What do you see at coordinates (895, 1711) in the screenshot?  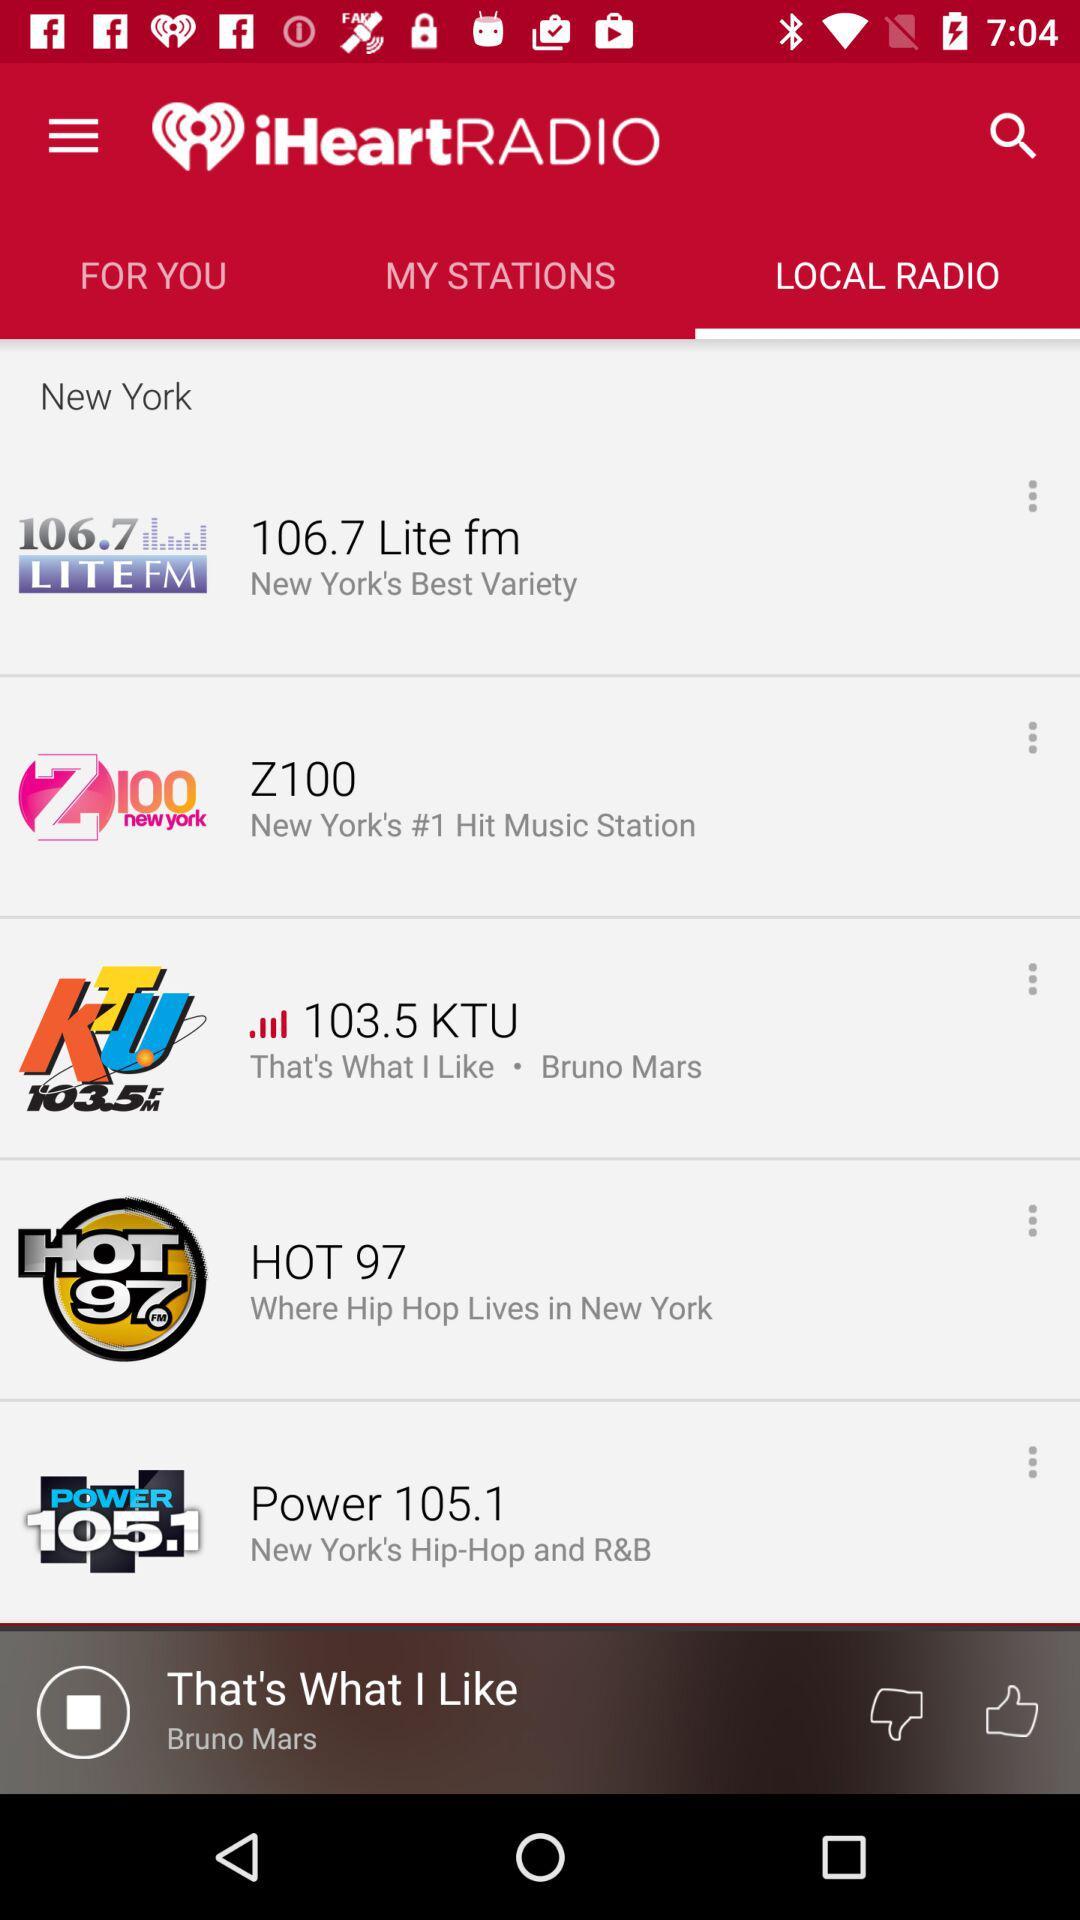 I see `the thumbs_down icon` at bounding box center [895, 1711].